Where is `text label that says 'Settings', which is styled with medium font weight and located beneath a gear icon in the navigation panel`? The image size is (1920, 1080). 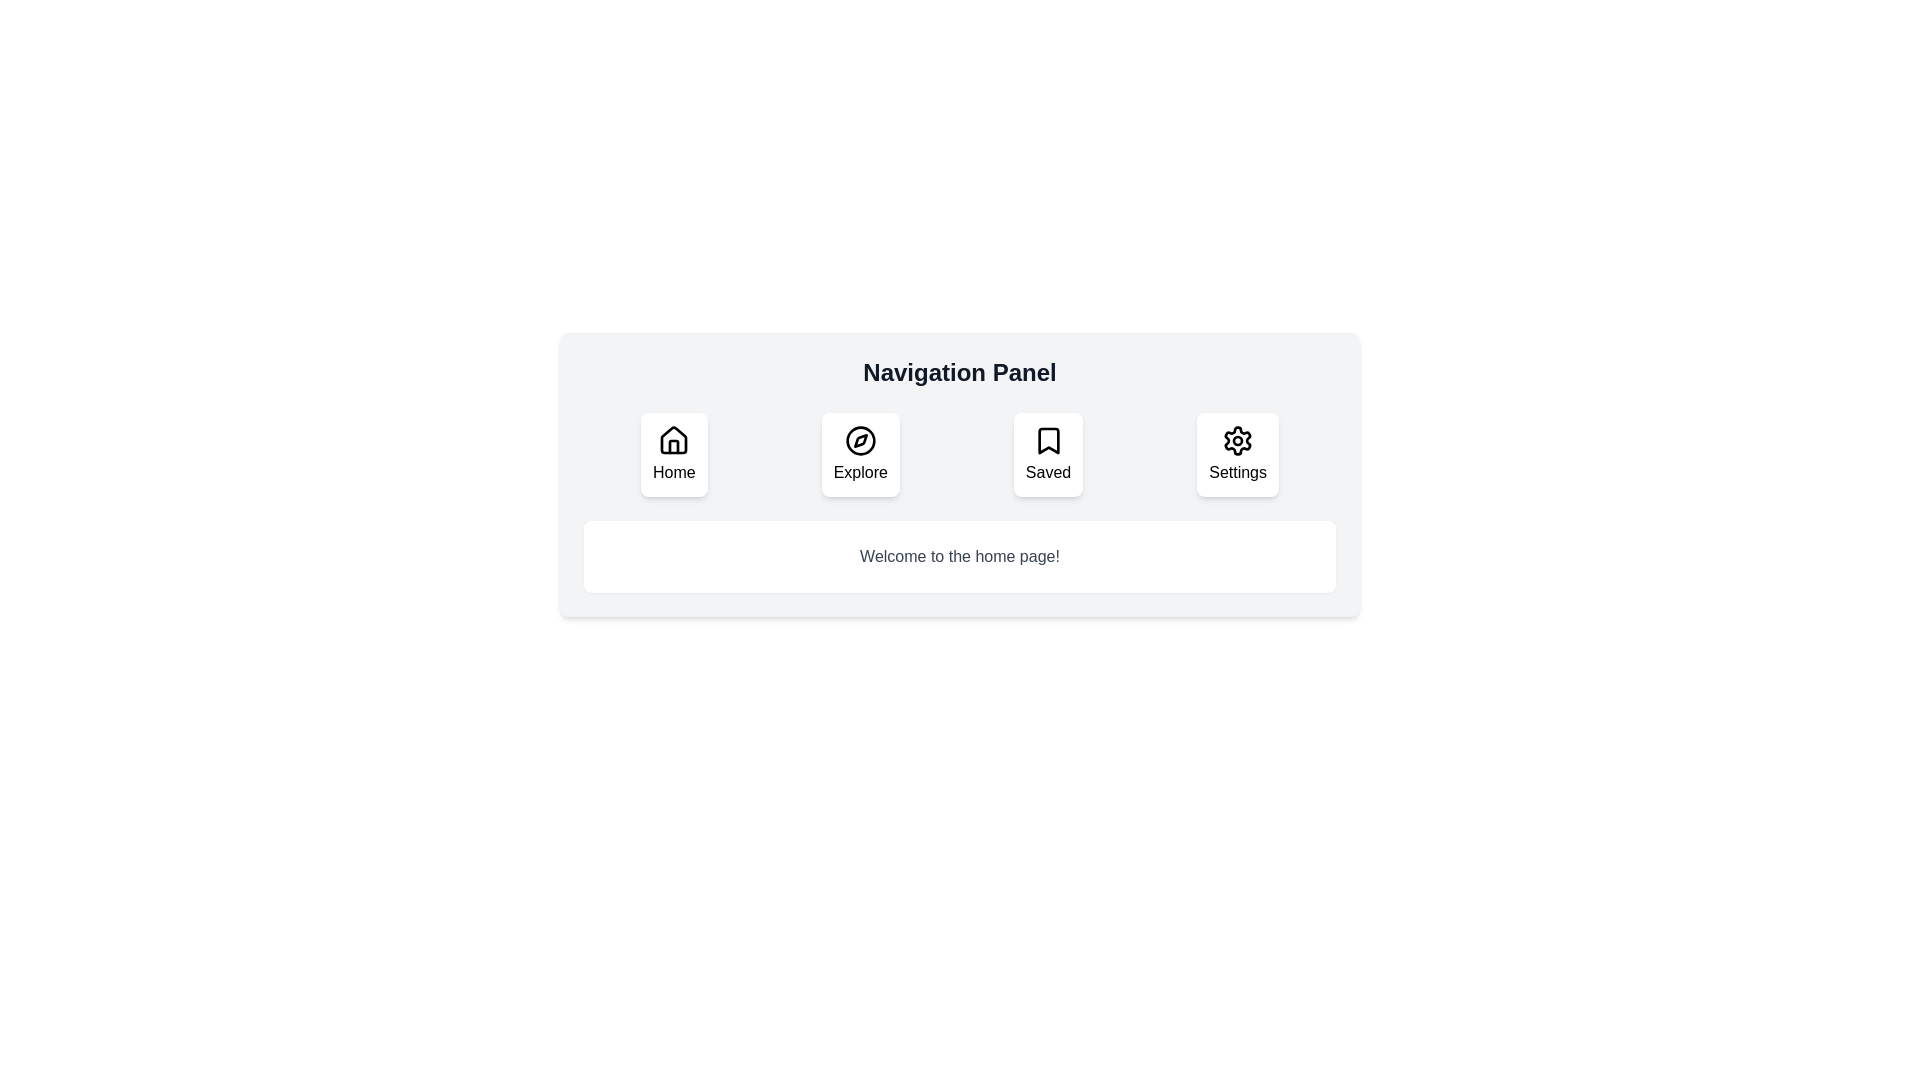 text label that says 'Settings', which is styled with medium font weight and located beneath a gear icon in the navigation panel is located at coordinates (1237, 473).